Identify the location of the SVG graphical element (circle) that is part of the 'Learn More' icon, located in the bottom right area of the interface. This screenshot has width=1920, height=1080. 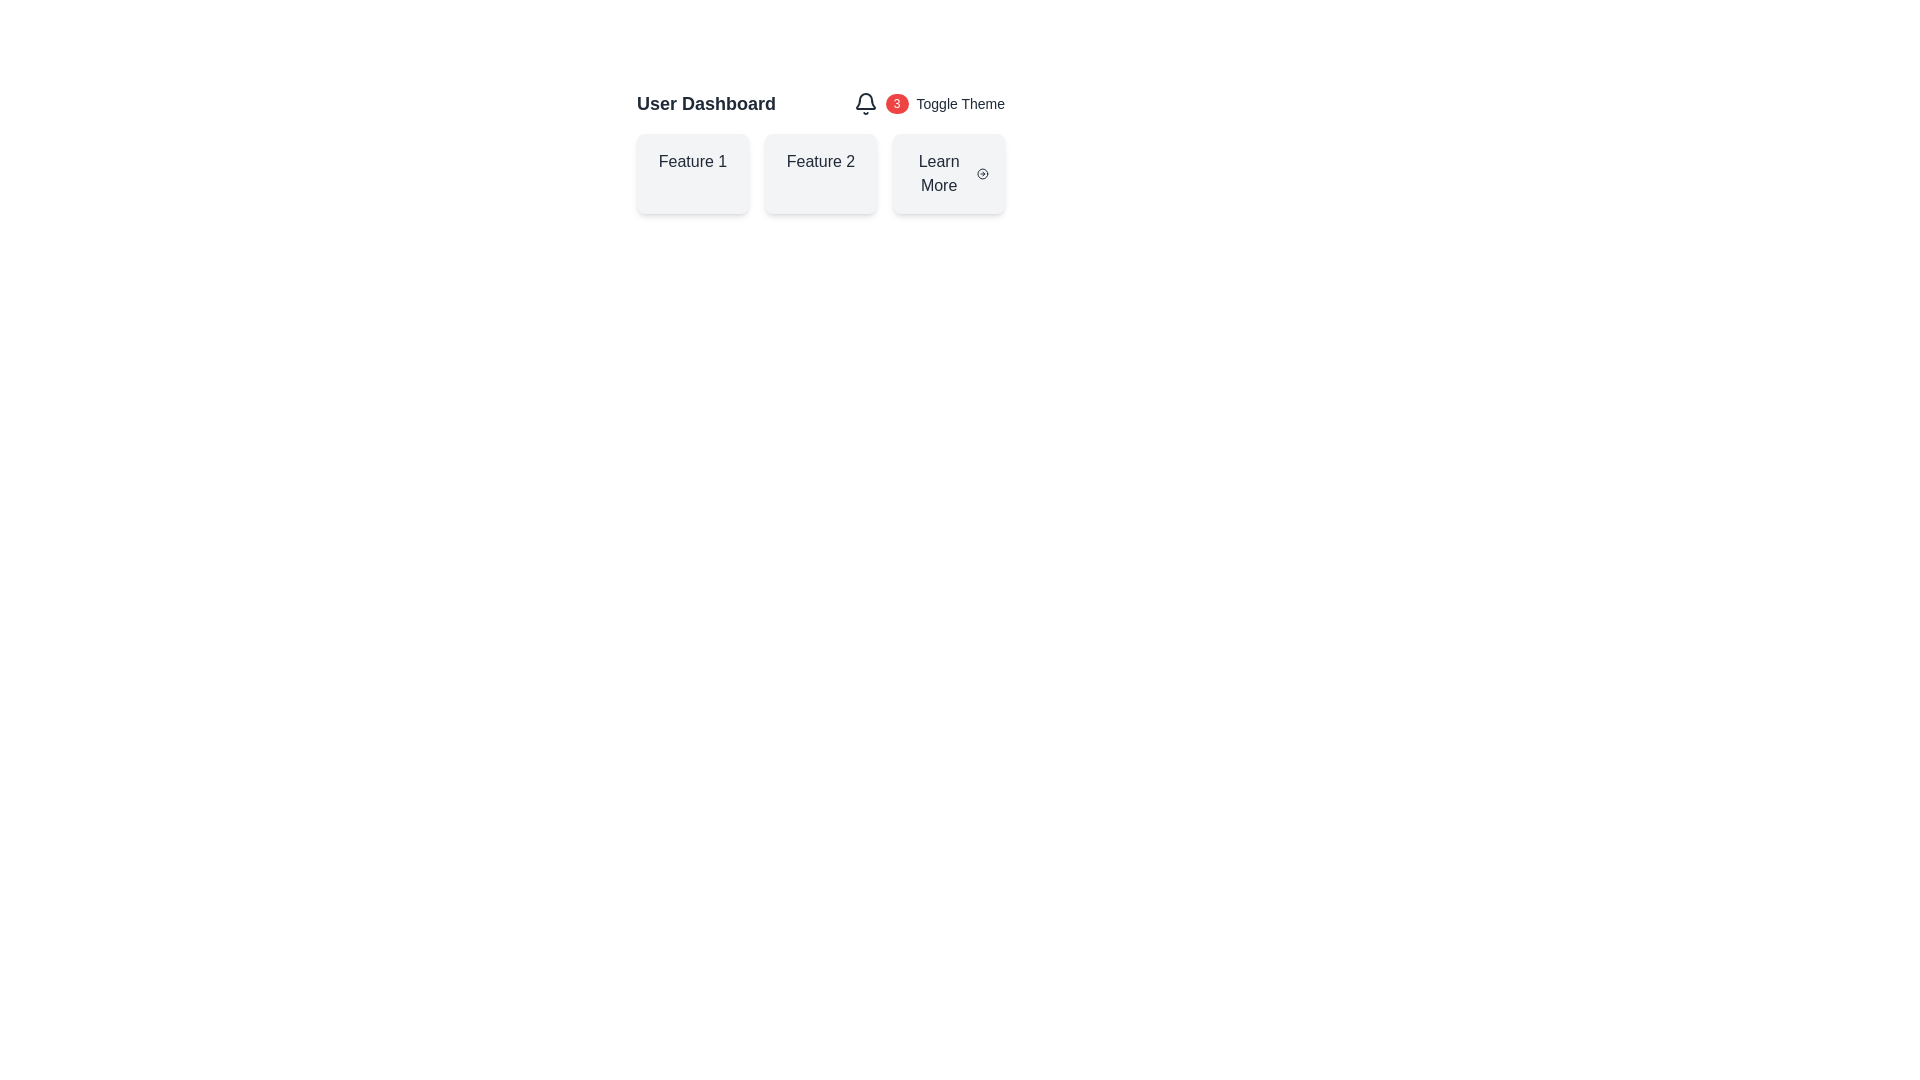
(983, 172).